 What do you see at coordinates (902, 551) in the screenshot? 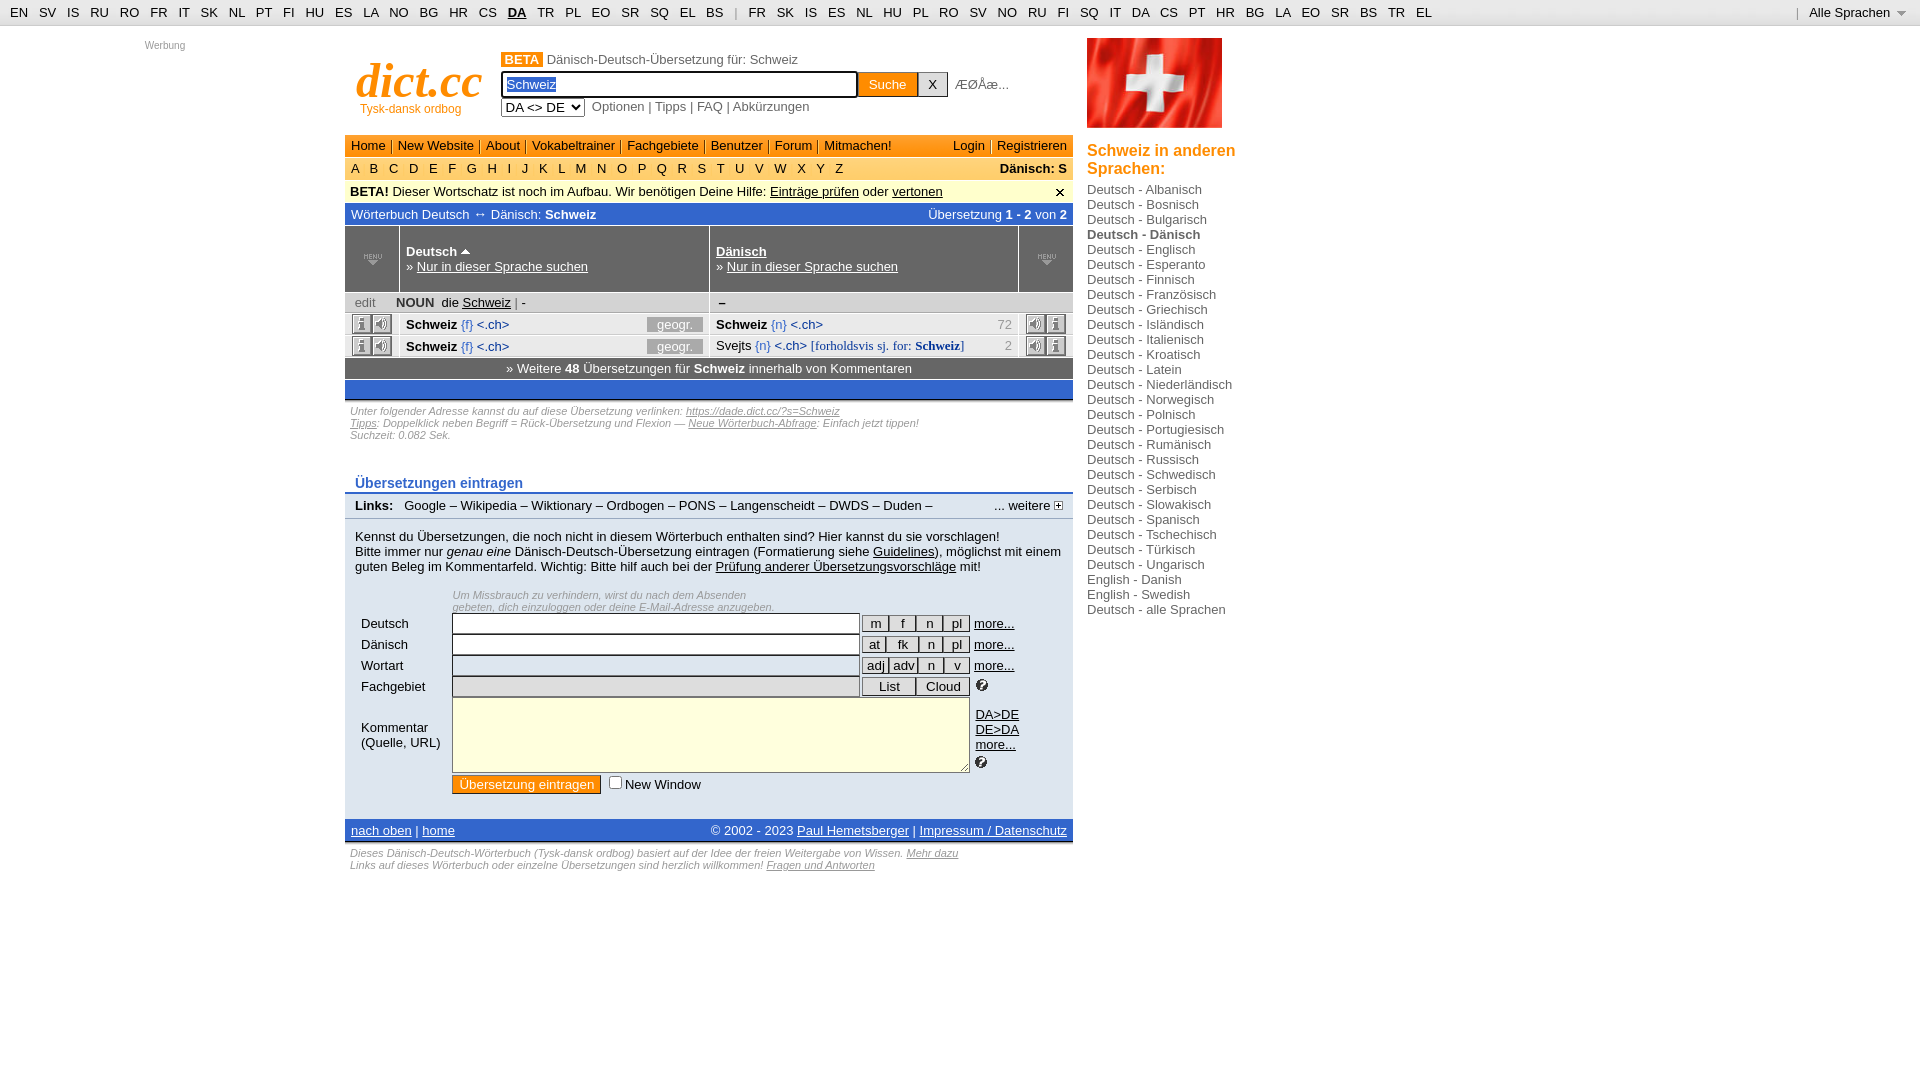
I see `'Guidelines'` at bounding box center [902, 551].